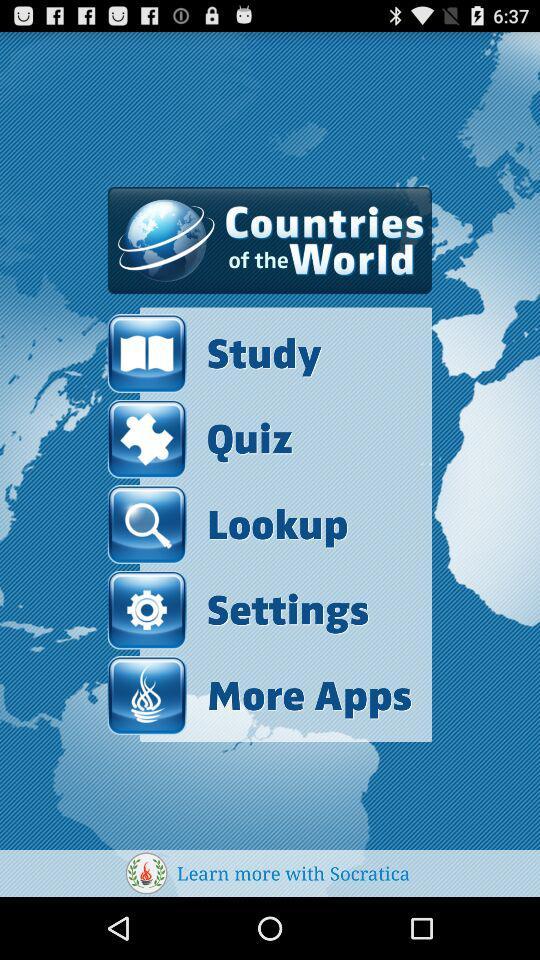 The image size is (540, 960). What do you see at coordinates (226, 523) in the screenshot?
I see `the lookup` at bounding box center [226, 523].